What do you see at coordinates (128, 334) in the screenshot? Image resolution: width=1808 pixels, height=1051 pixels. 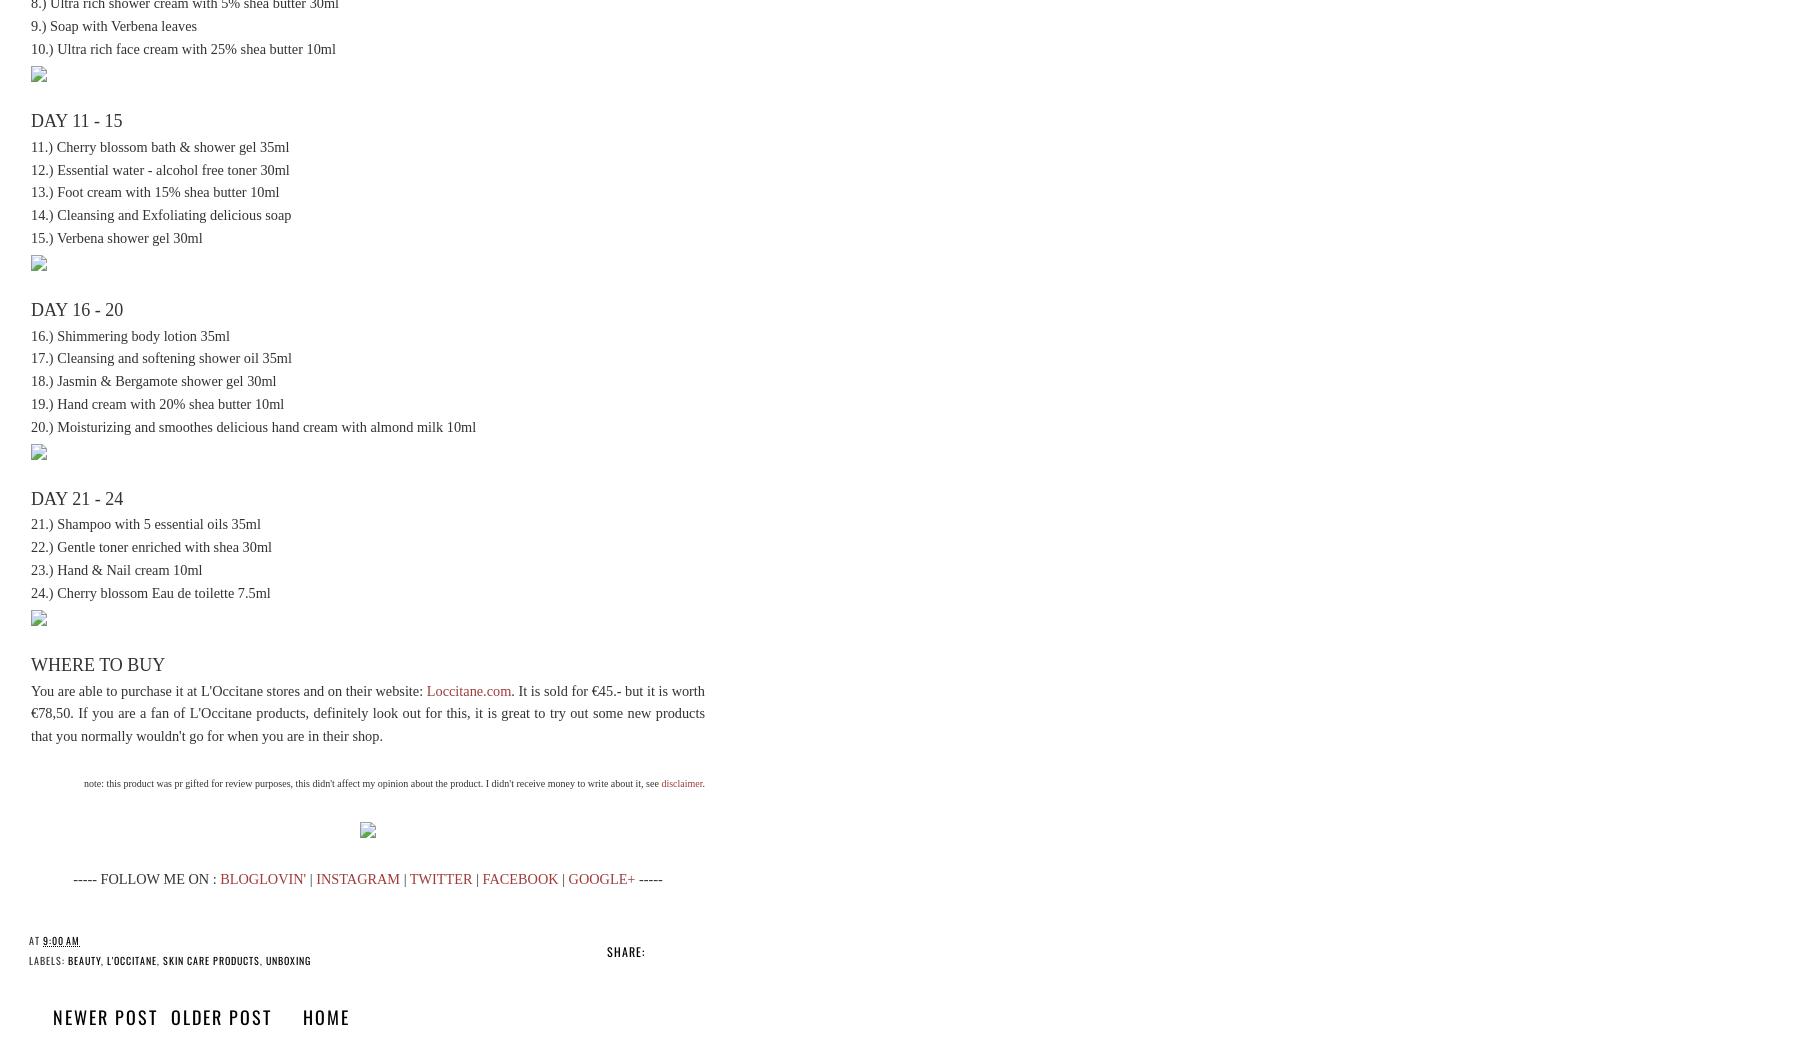 I see `'16.) Shimmering body lotion 35ml'` at bounding box center [128, 334].